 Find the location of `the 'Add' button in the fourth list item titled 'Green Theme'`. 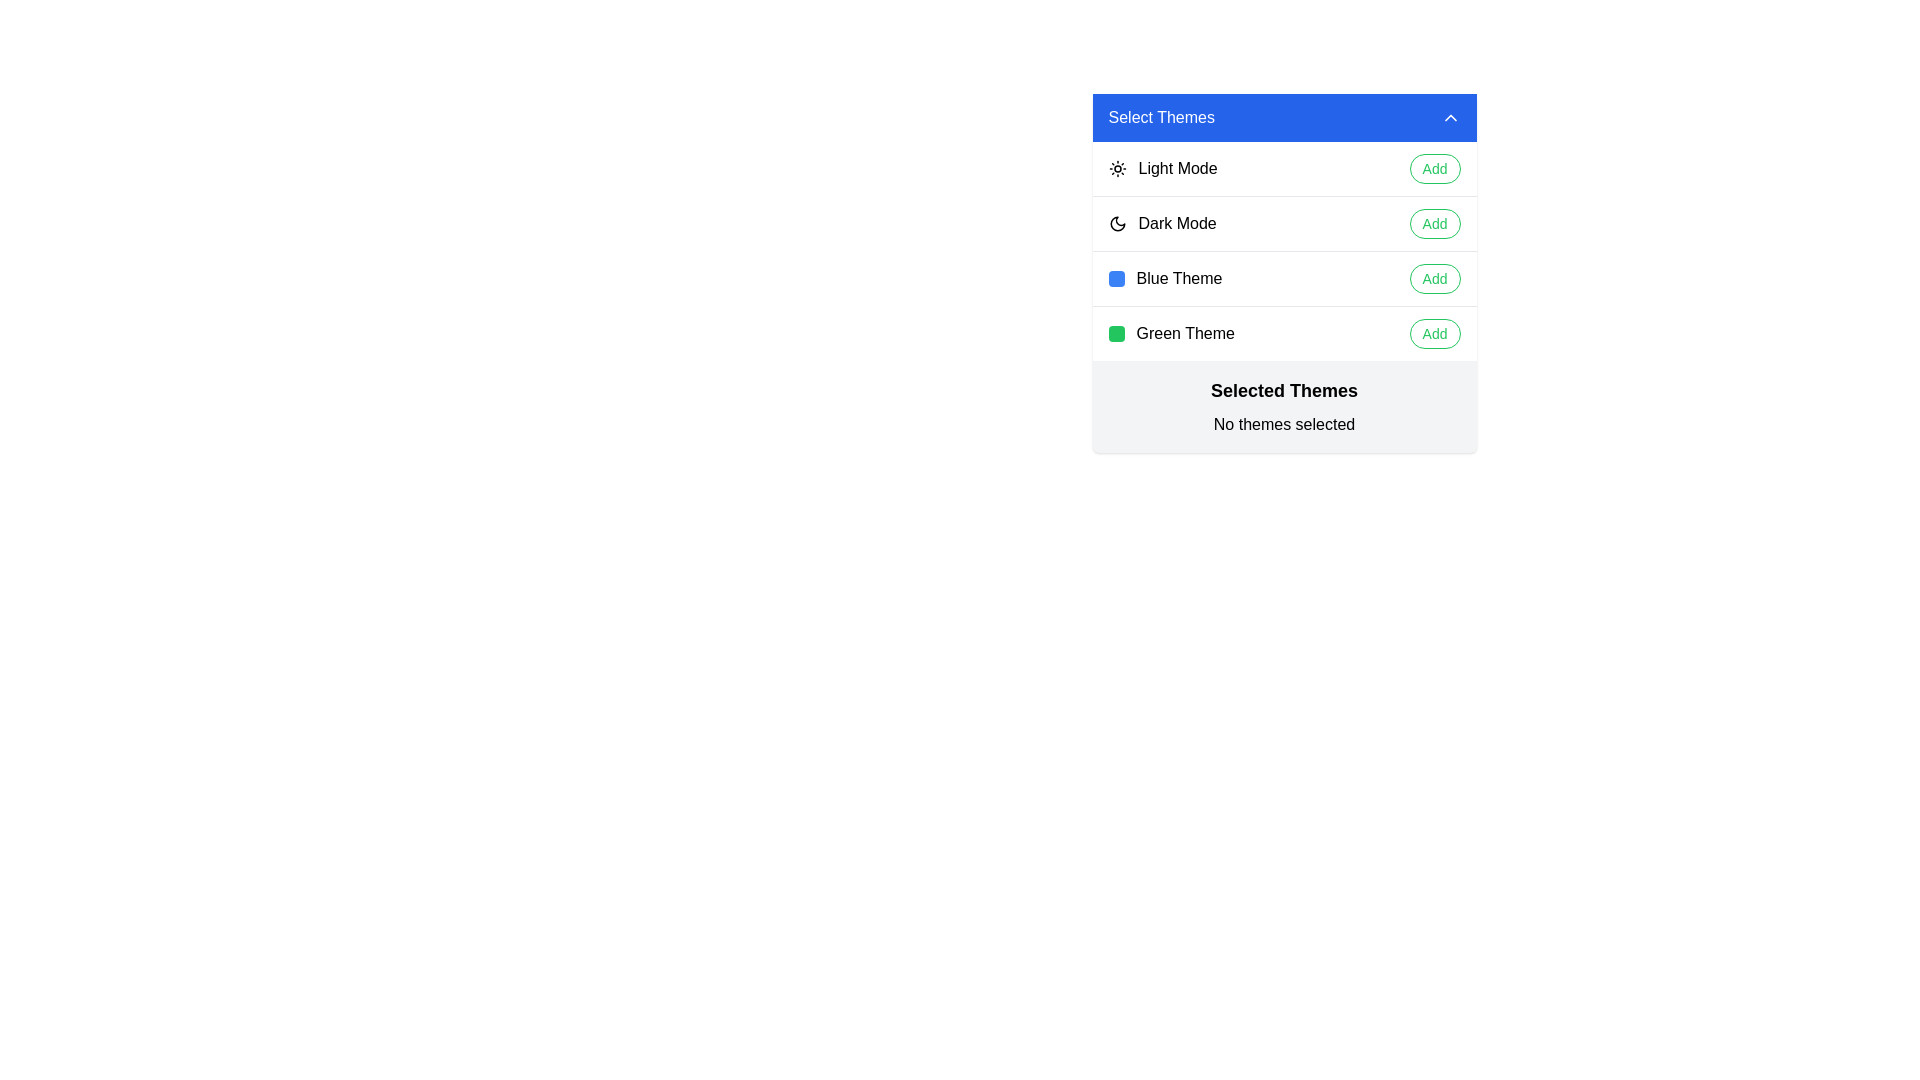

the 'Add' button in the fourth list item titled 'Green Theme' is located at coordinates (1284, 332).